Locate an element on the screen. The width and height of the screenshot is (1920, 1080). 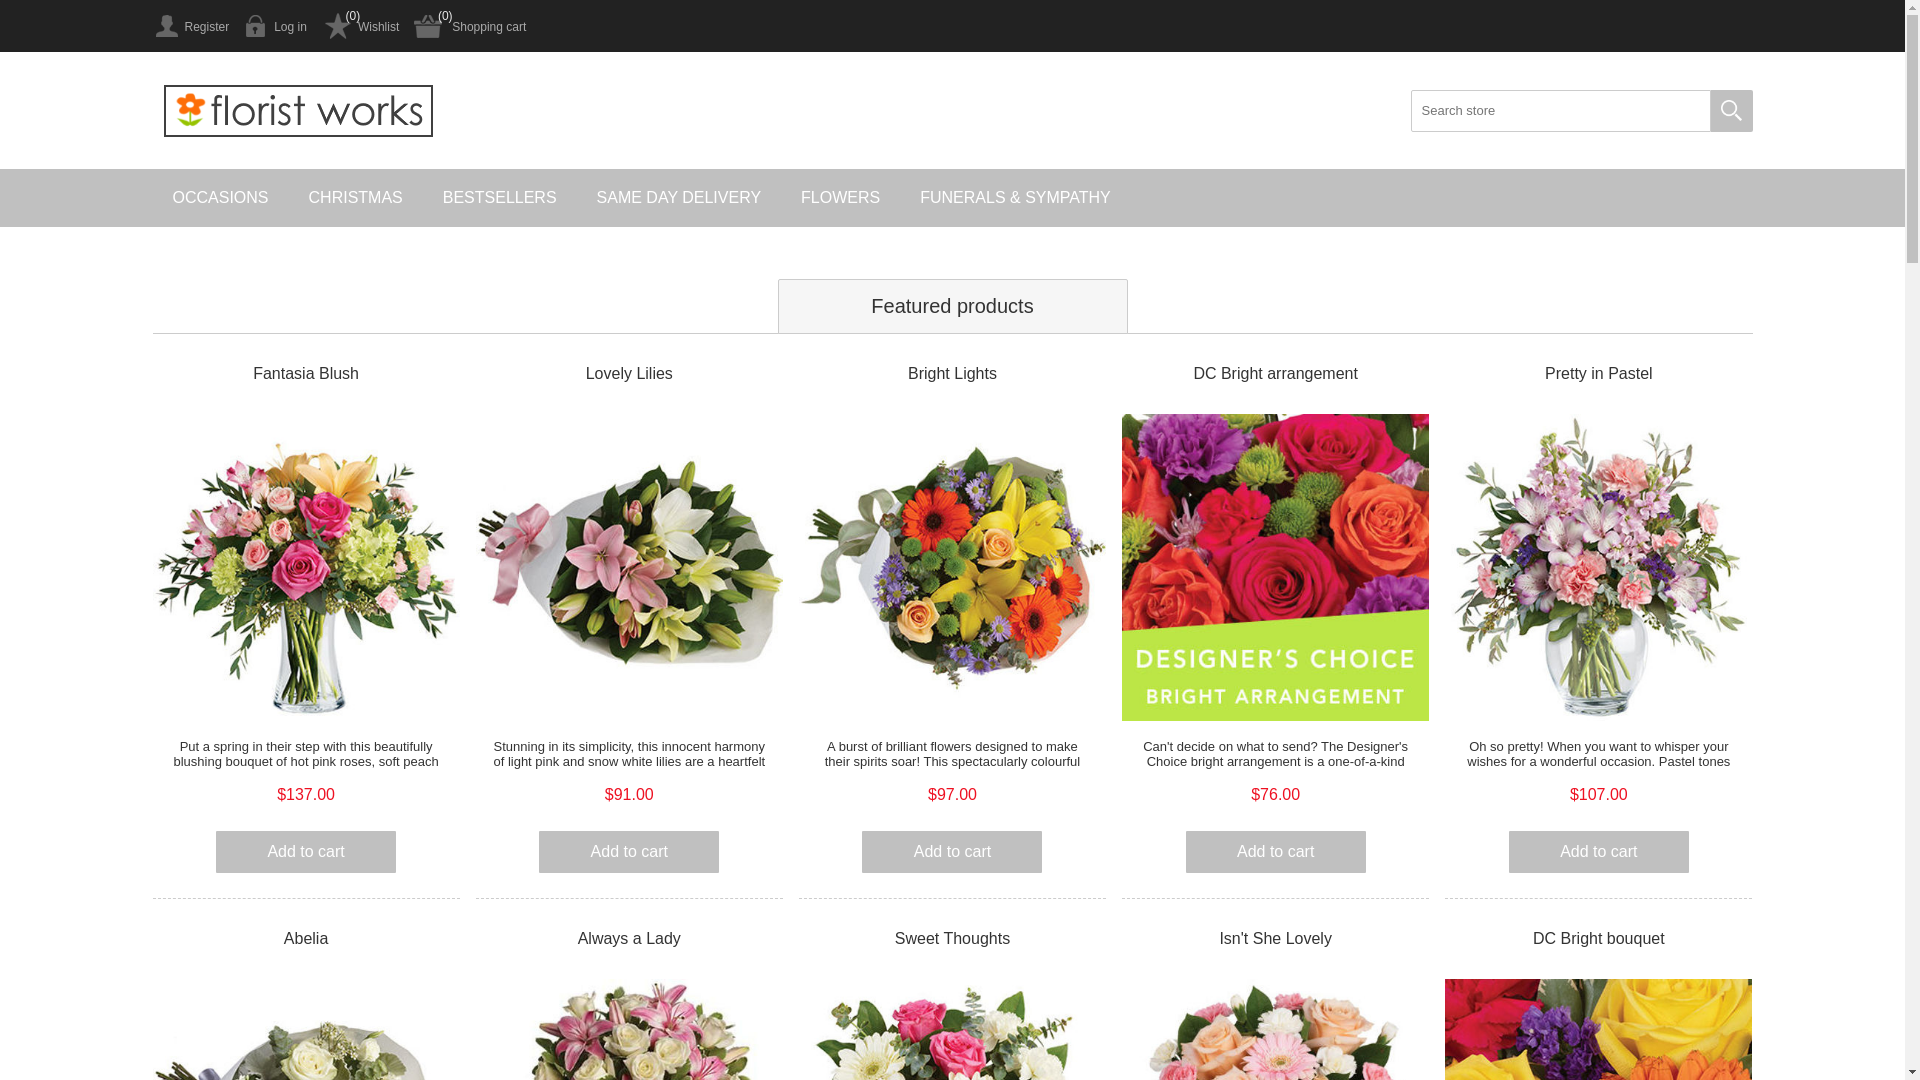
'Show details for Pretty in Pastel' is located at coordinates (1597, 567).